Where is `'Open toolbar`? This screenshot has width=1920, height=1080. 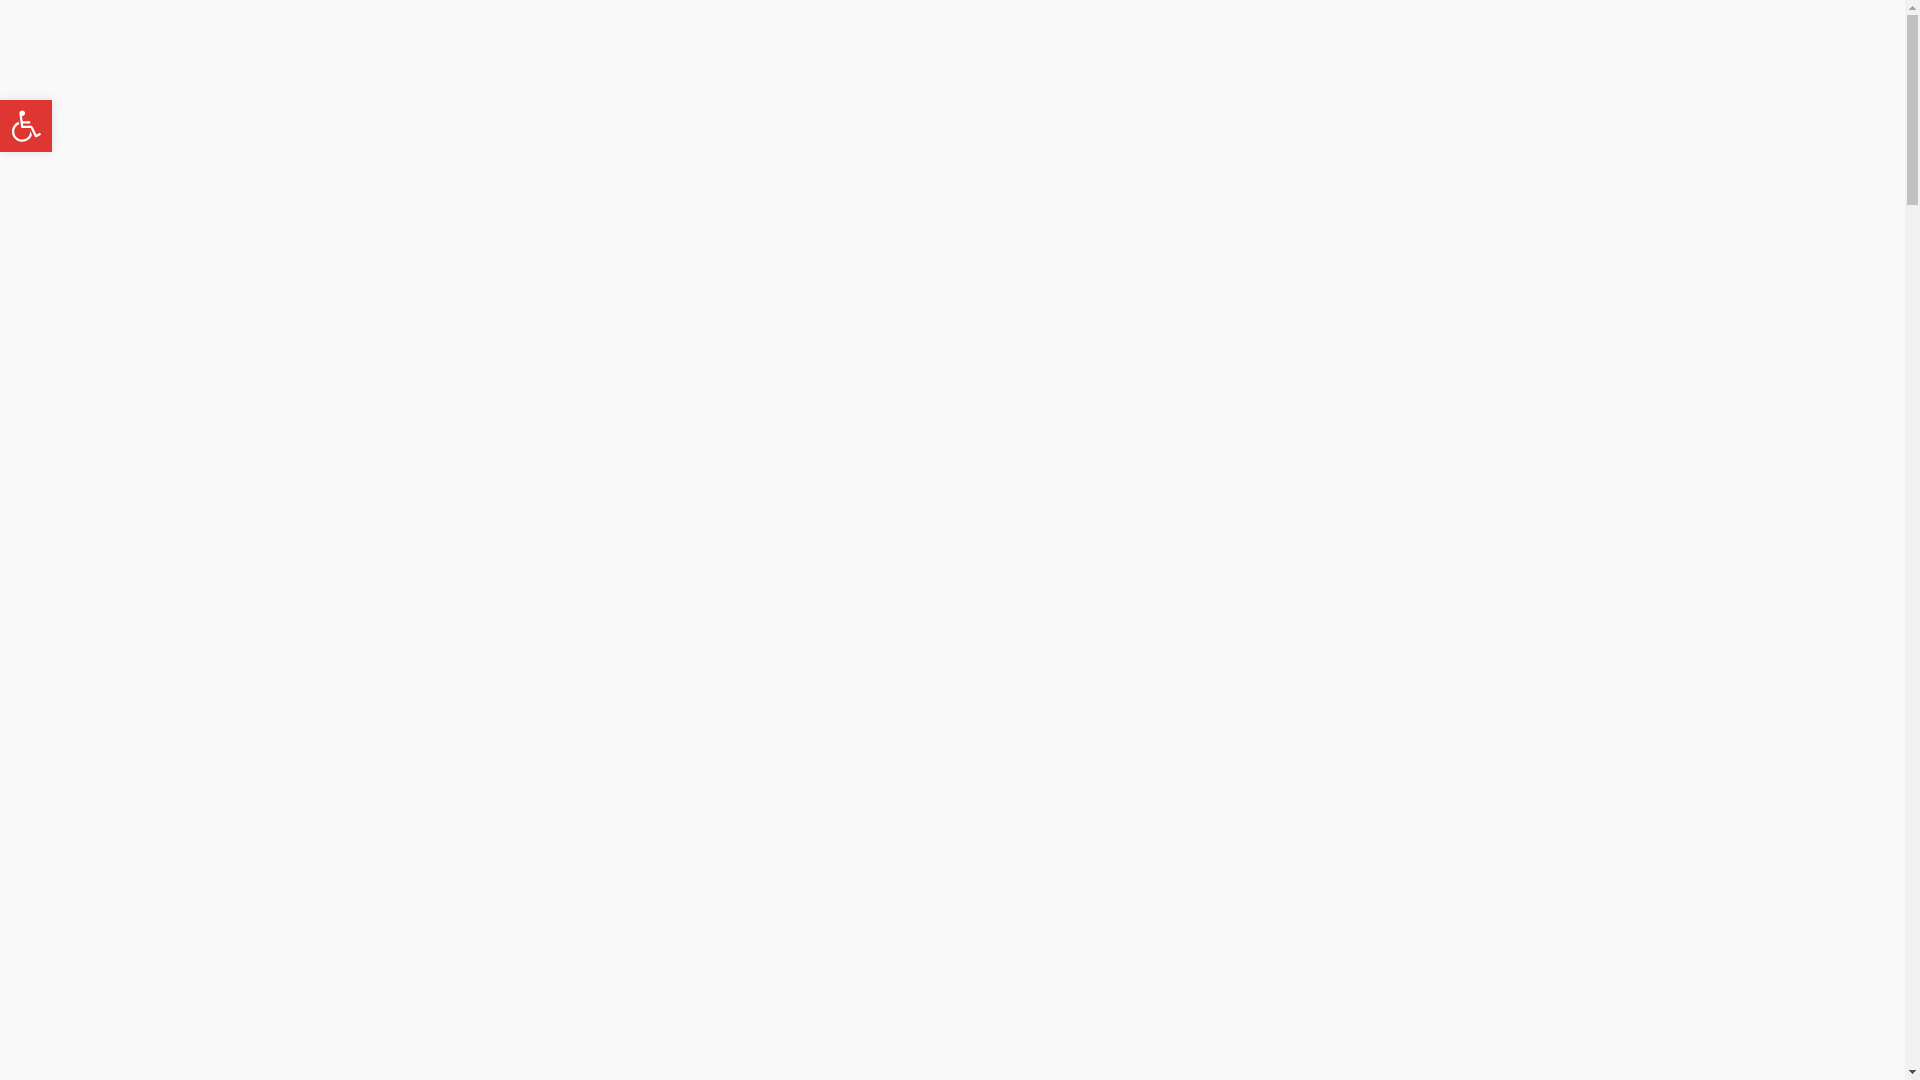 'Open toolbar is located at coordinates (25, 126).